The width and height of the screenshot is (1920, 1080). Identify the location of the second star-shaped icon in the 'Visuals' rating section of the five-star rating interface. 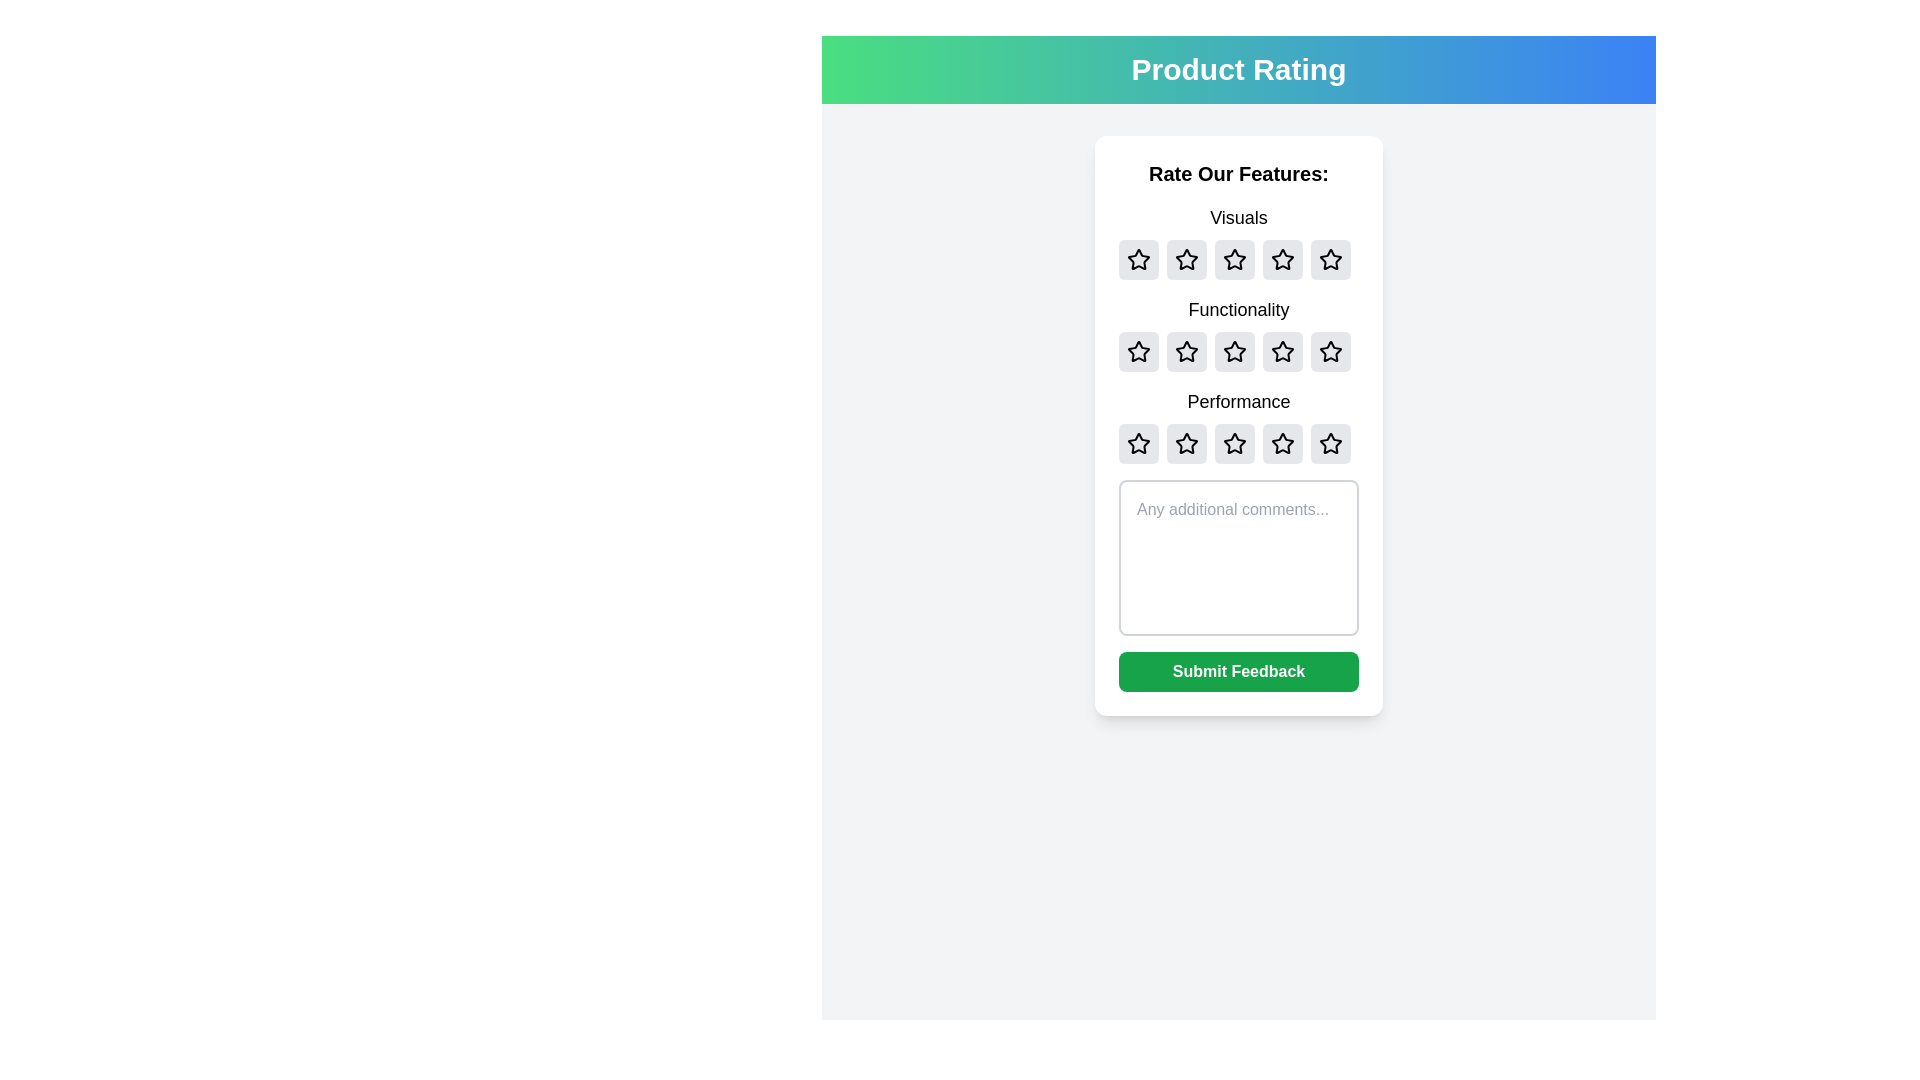
(1233, 258).